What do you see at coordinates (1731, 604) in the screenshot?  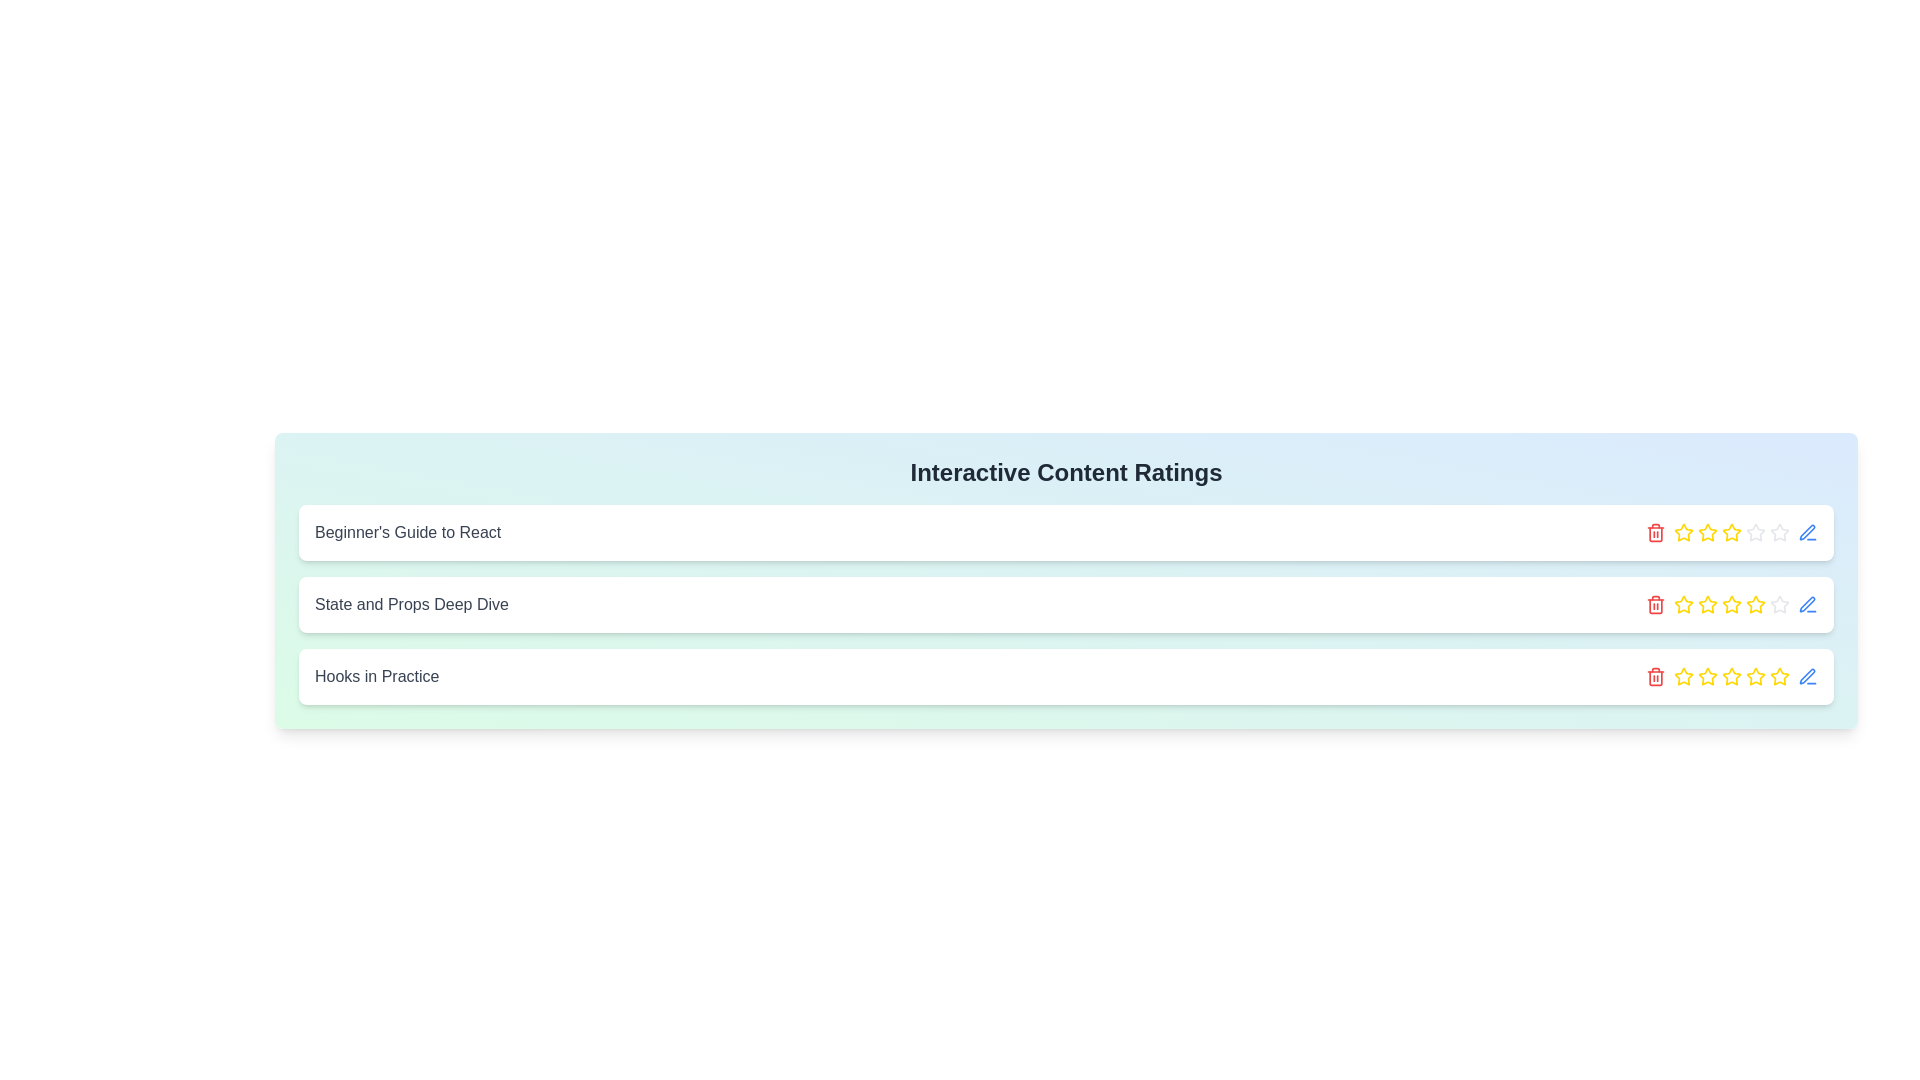 I see `the active third star icon` at bounding box center [1731, 604].